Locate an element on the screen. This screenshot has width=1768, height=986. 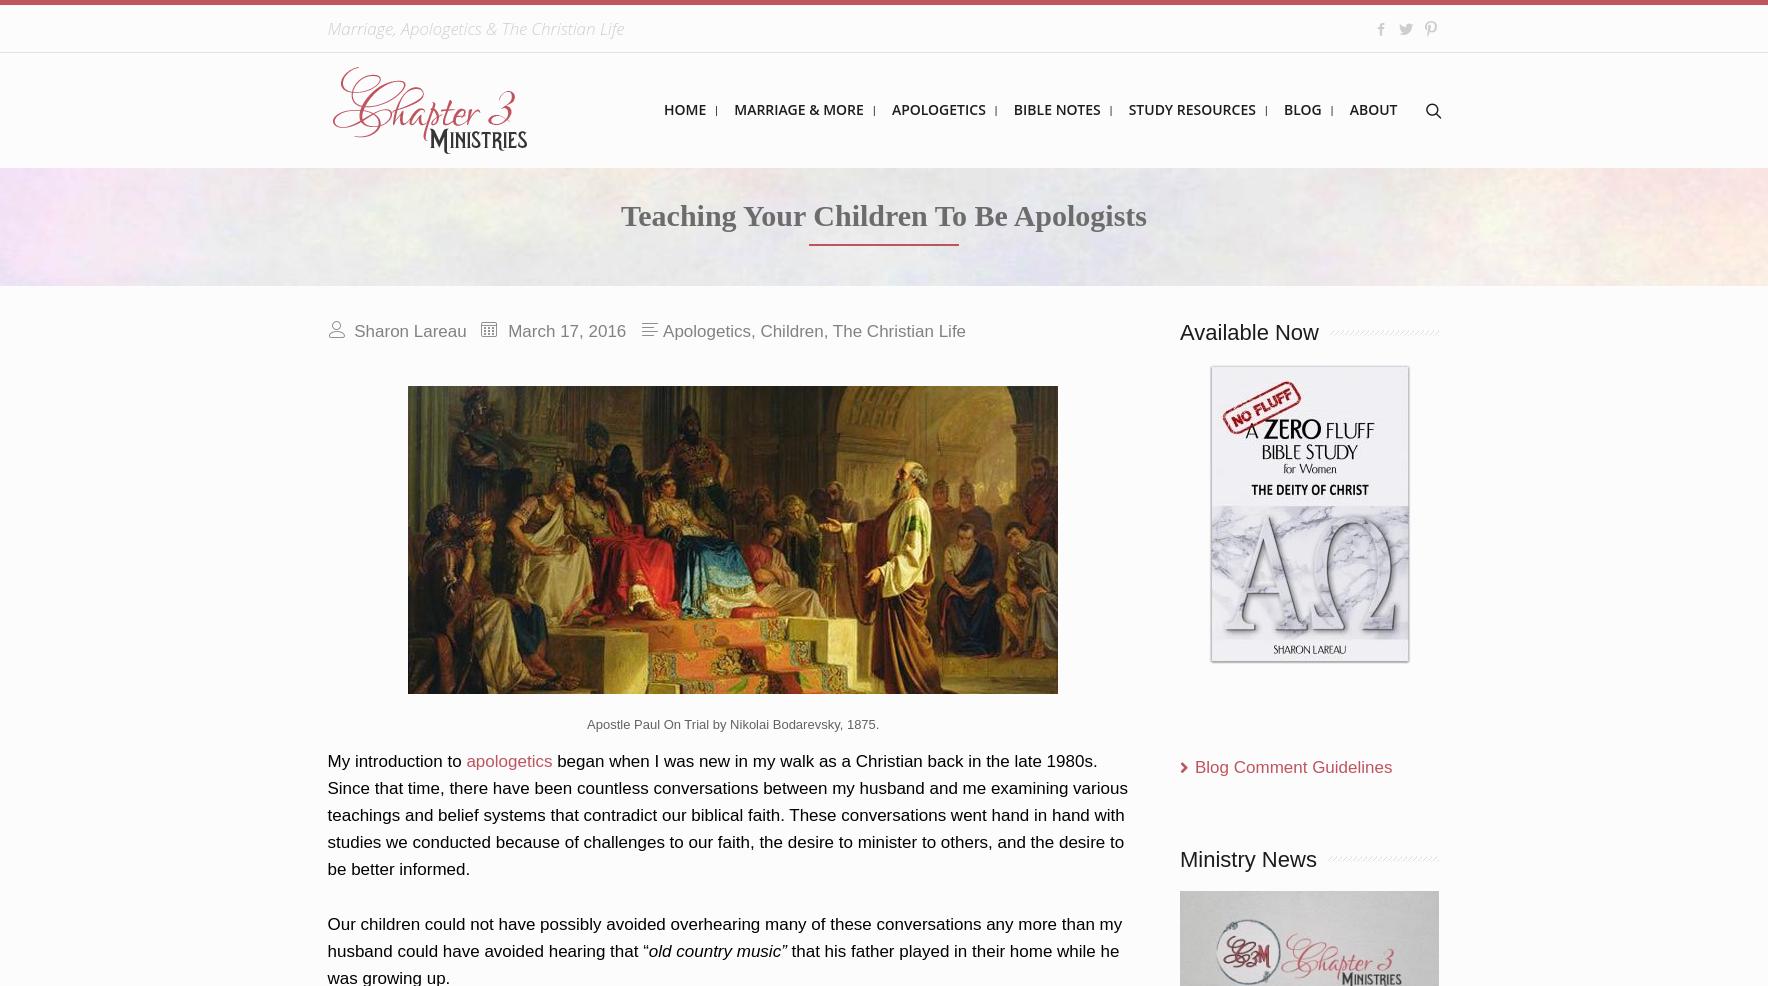
'Marriage, Apologetics & the Christian Life' is located at coordinates (474, 27).